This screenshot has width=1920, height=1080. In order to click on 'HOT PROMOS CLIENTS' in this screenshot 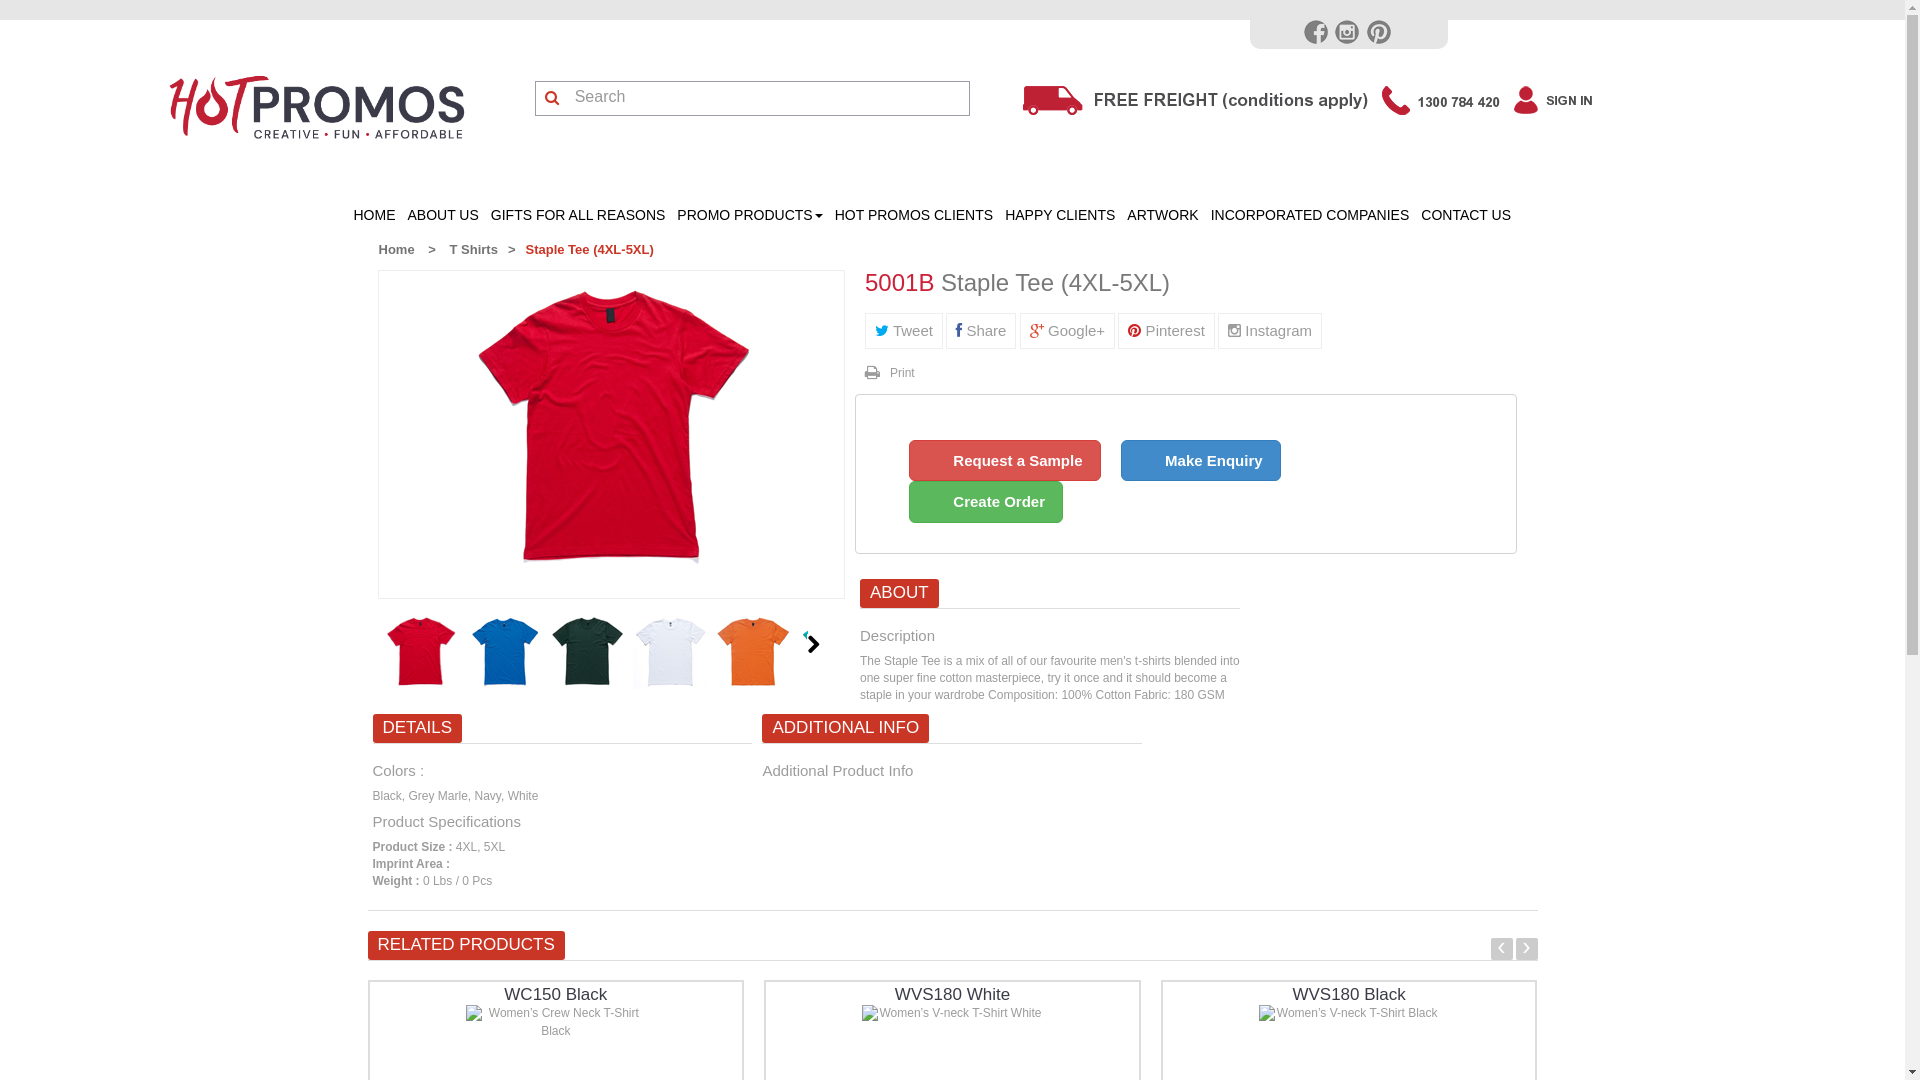, I will do `click(912, 215)`.